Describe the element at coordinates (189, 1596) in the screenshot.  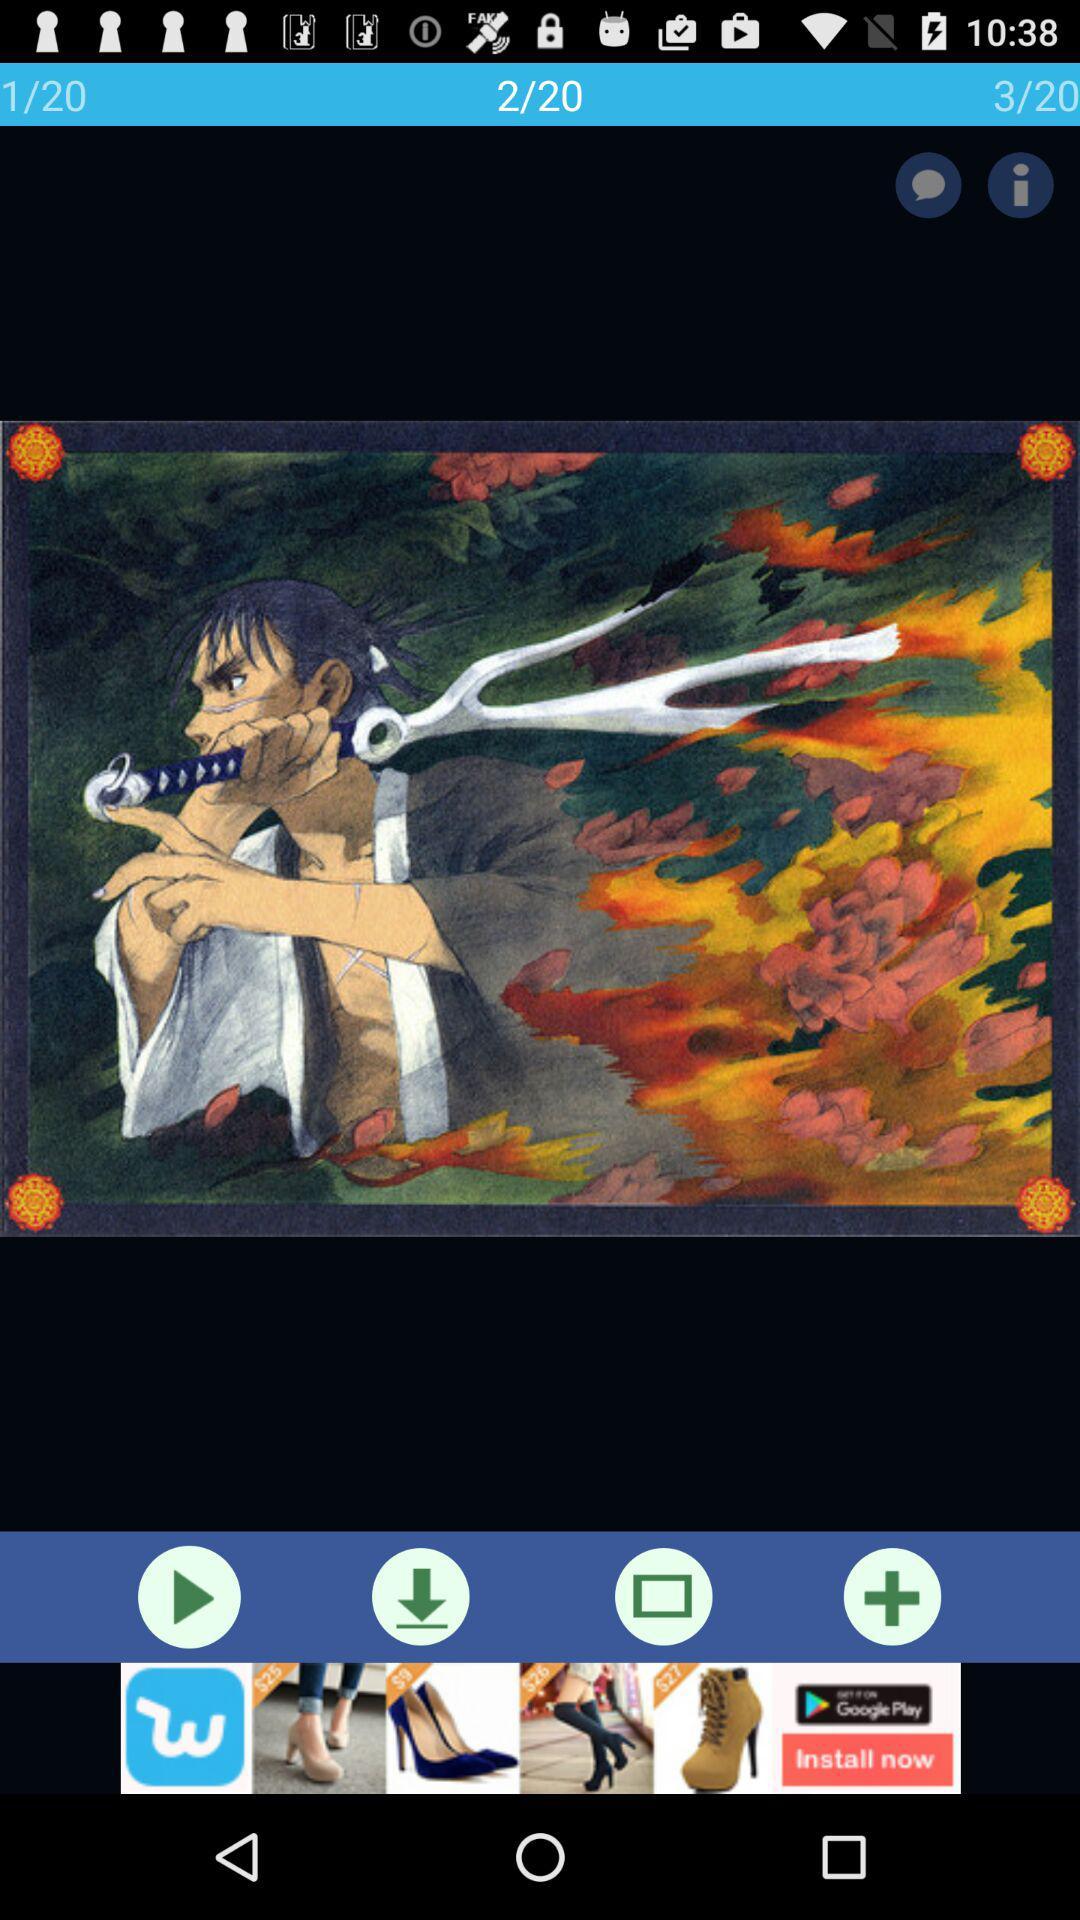
I see `button` at that location.